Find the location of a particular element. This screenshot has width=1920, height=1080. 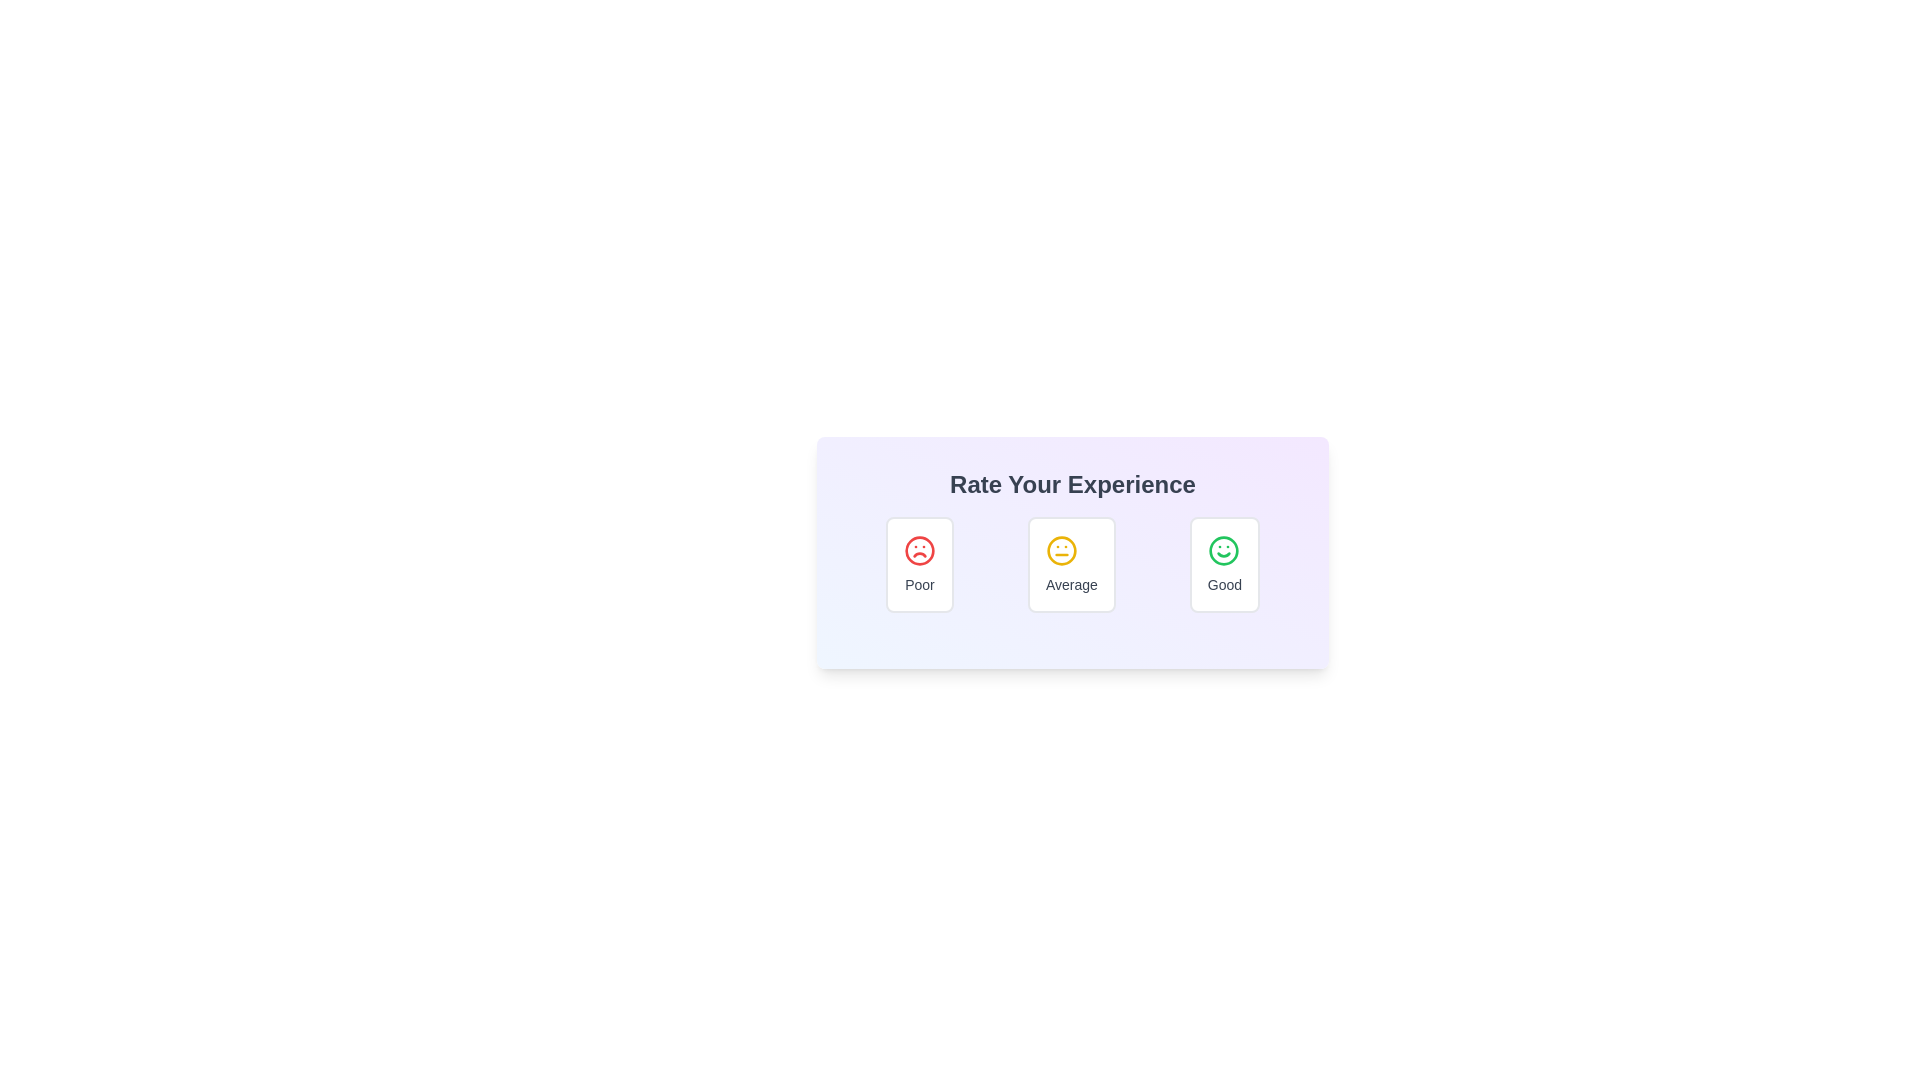

the text label displaying 'Good', which is located below a green smiling face icon in the rightmost box of a group of three horizontally arranged boxes is located at coordinates (1223, 585).